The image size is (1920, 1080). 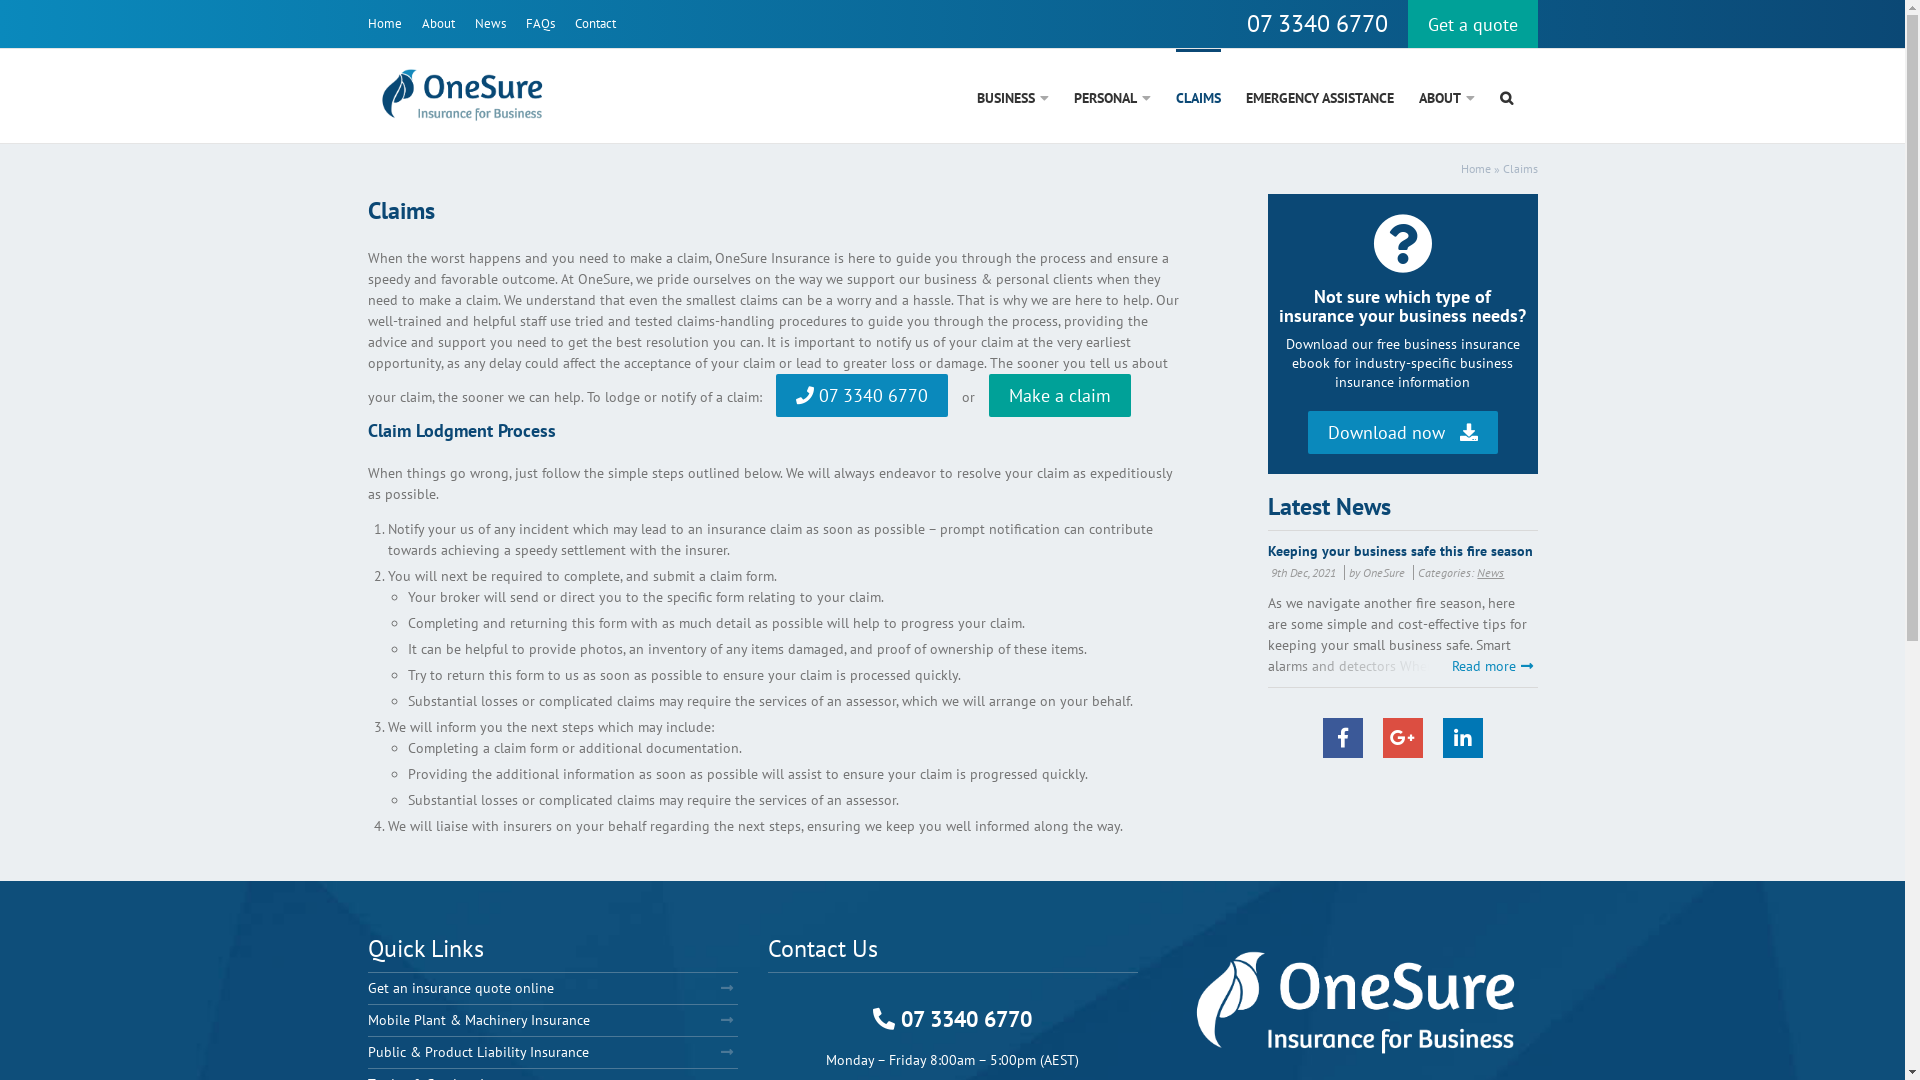 What do you see at coordinates (1012, 95) in the screenshot?
I see `'BUSINESS'` at bounding box center [1012, 95].